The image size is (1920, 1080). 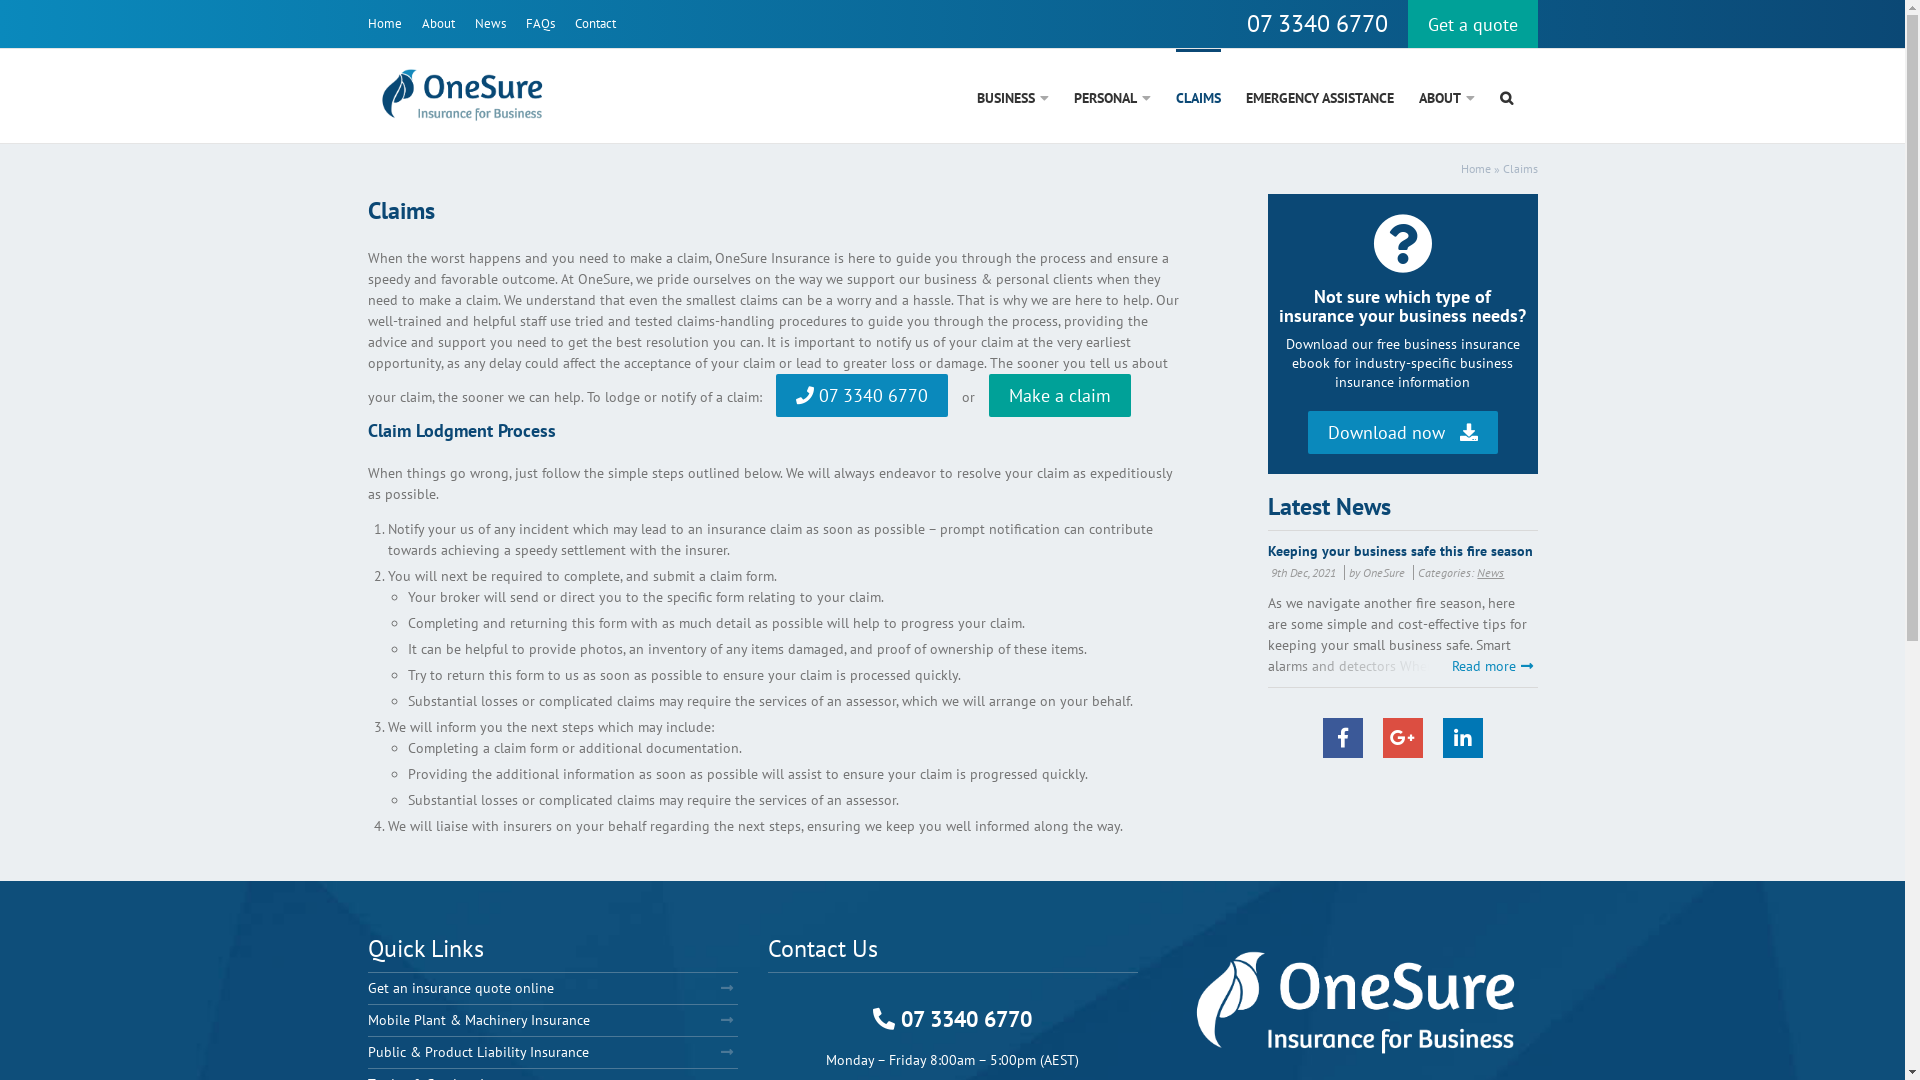 What do you see at coordinates (1012, 95) in the screenshot?
I see `'BUSINESS'` at bounding box center [1012, 95].